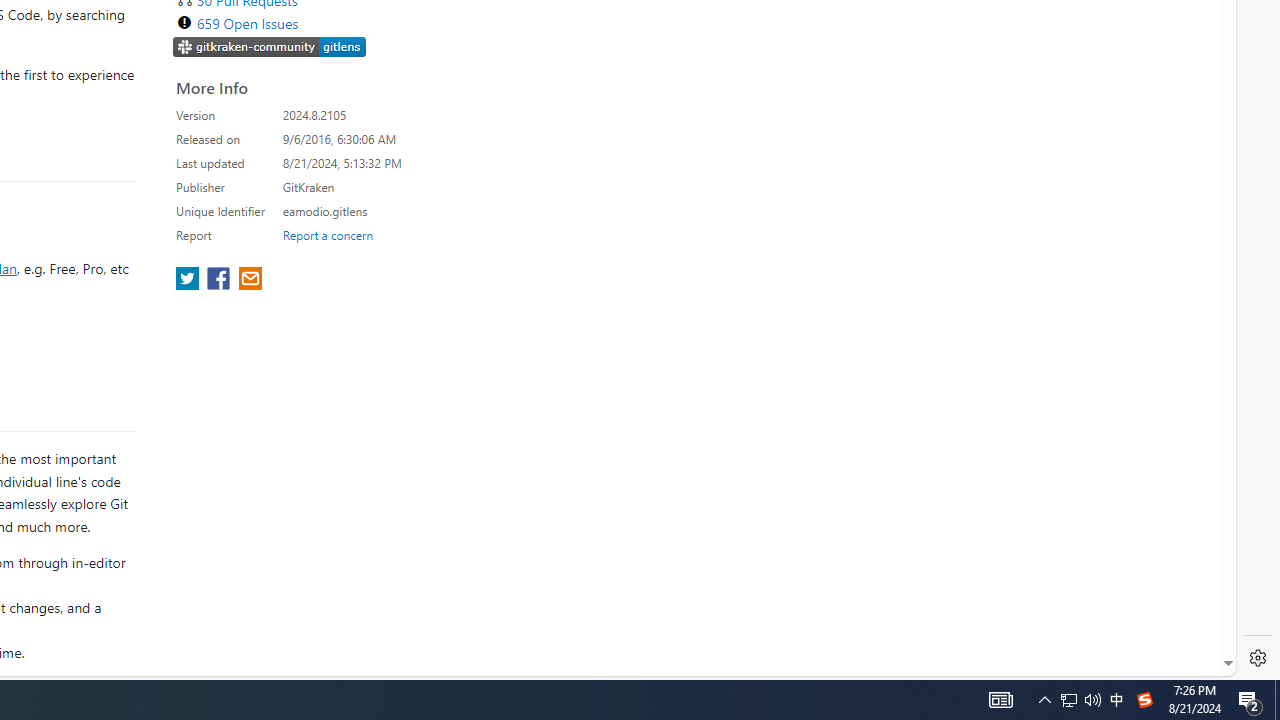 The image size is (1280, 720). Describe the element at coordinates (269, 45) in the screenshot. I see `'https://slack.gitkraken.com//'` at that location.